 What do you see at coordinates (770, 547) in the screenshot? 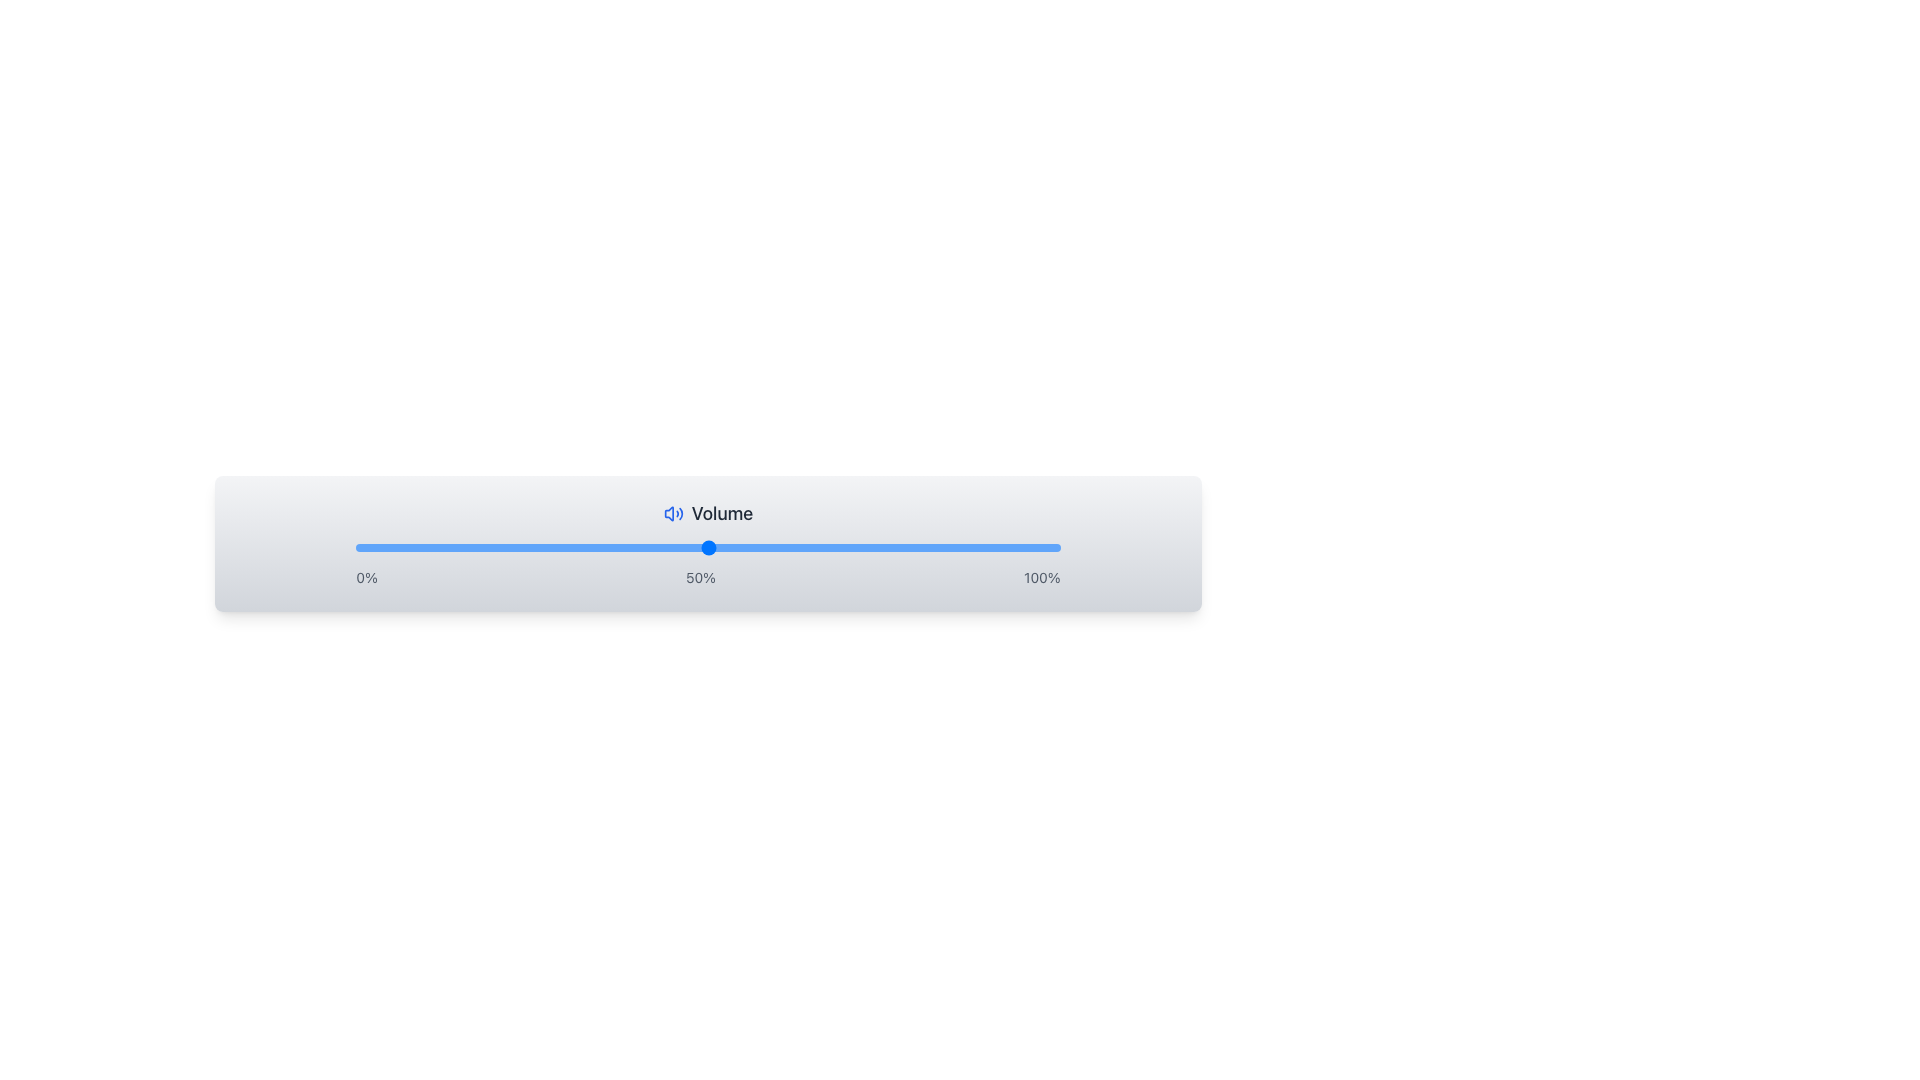
I see `the volume` at bounding box center [770, 547].